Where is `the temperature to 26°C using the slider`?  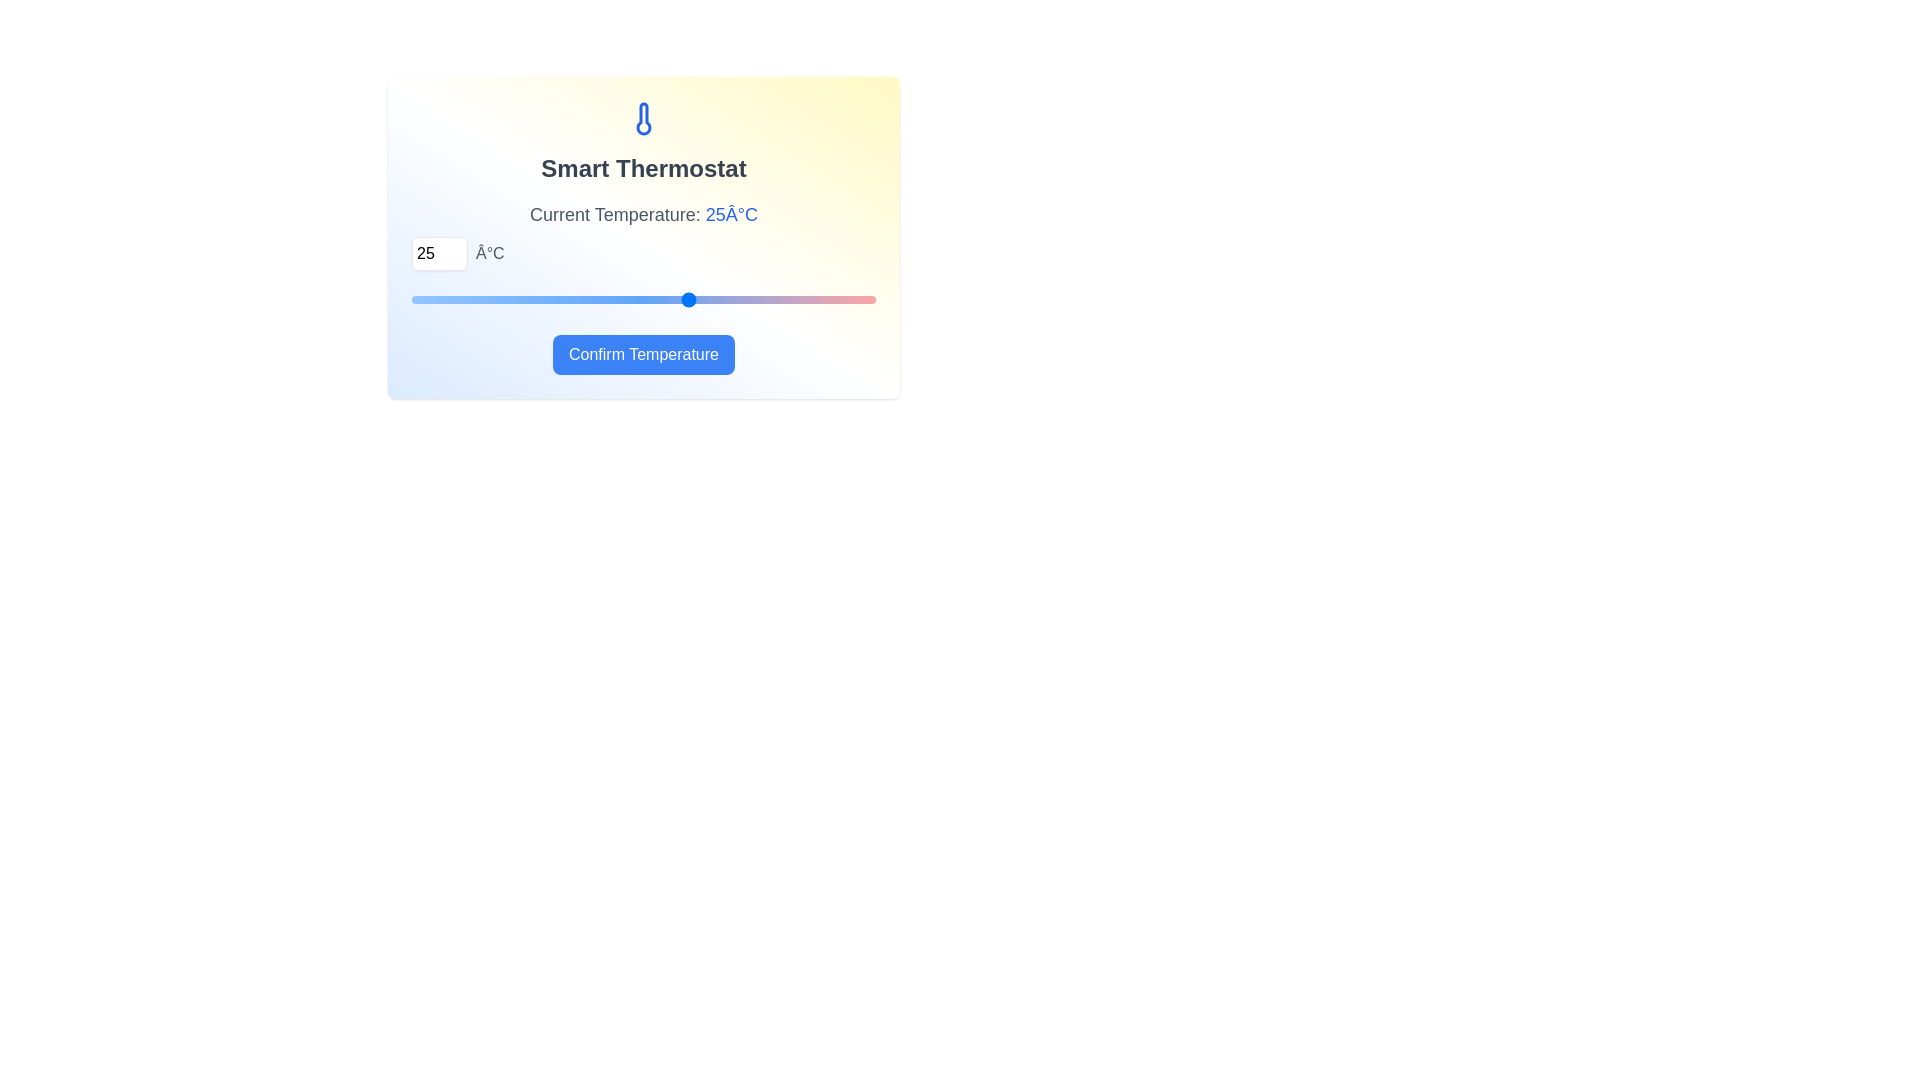
the temperature to 26°C using the slider is located at coordinates (709, 300).